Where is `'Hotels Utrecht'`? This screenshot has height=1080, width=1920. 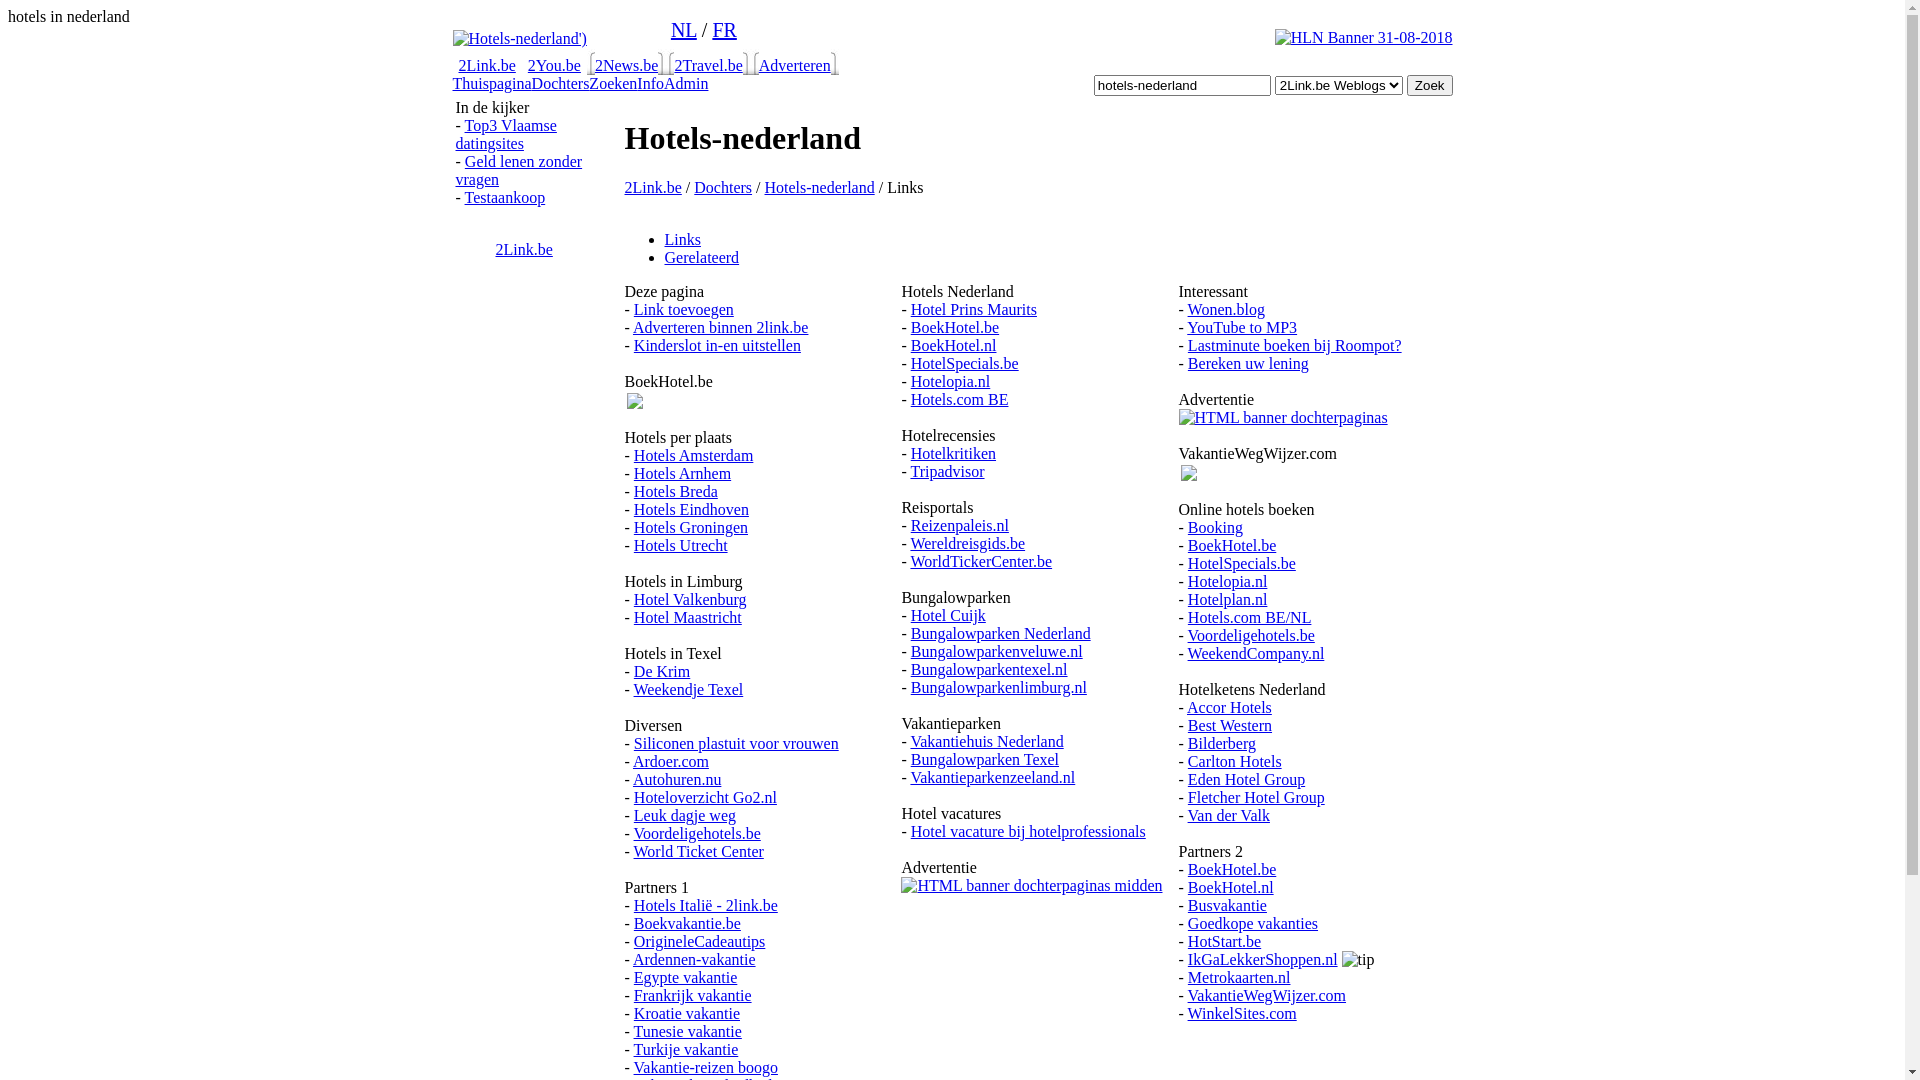 'Hotels Utrecht' is located at coordinates (681, 545).